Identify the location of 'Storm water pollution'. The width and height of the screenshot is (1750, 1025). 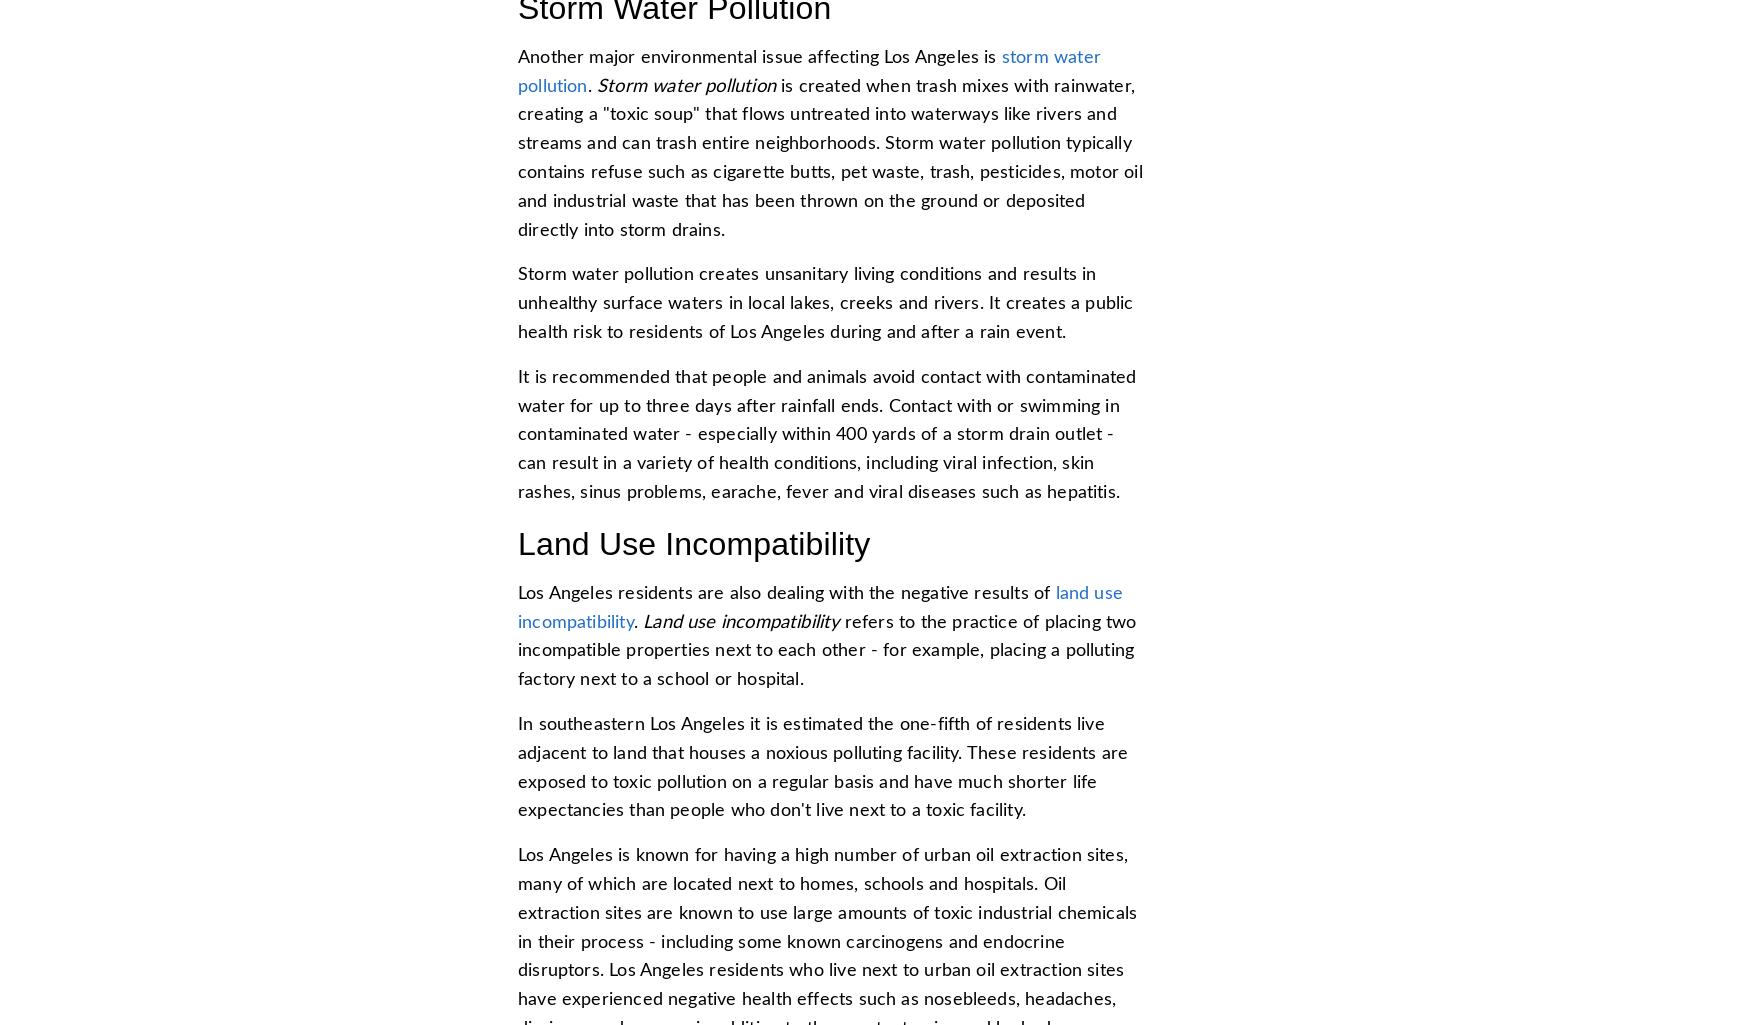
(685, 84).